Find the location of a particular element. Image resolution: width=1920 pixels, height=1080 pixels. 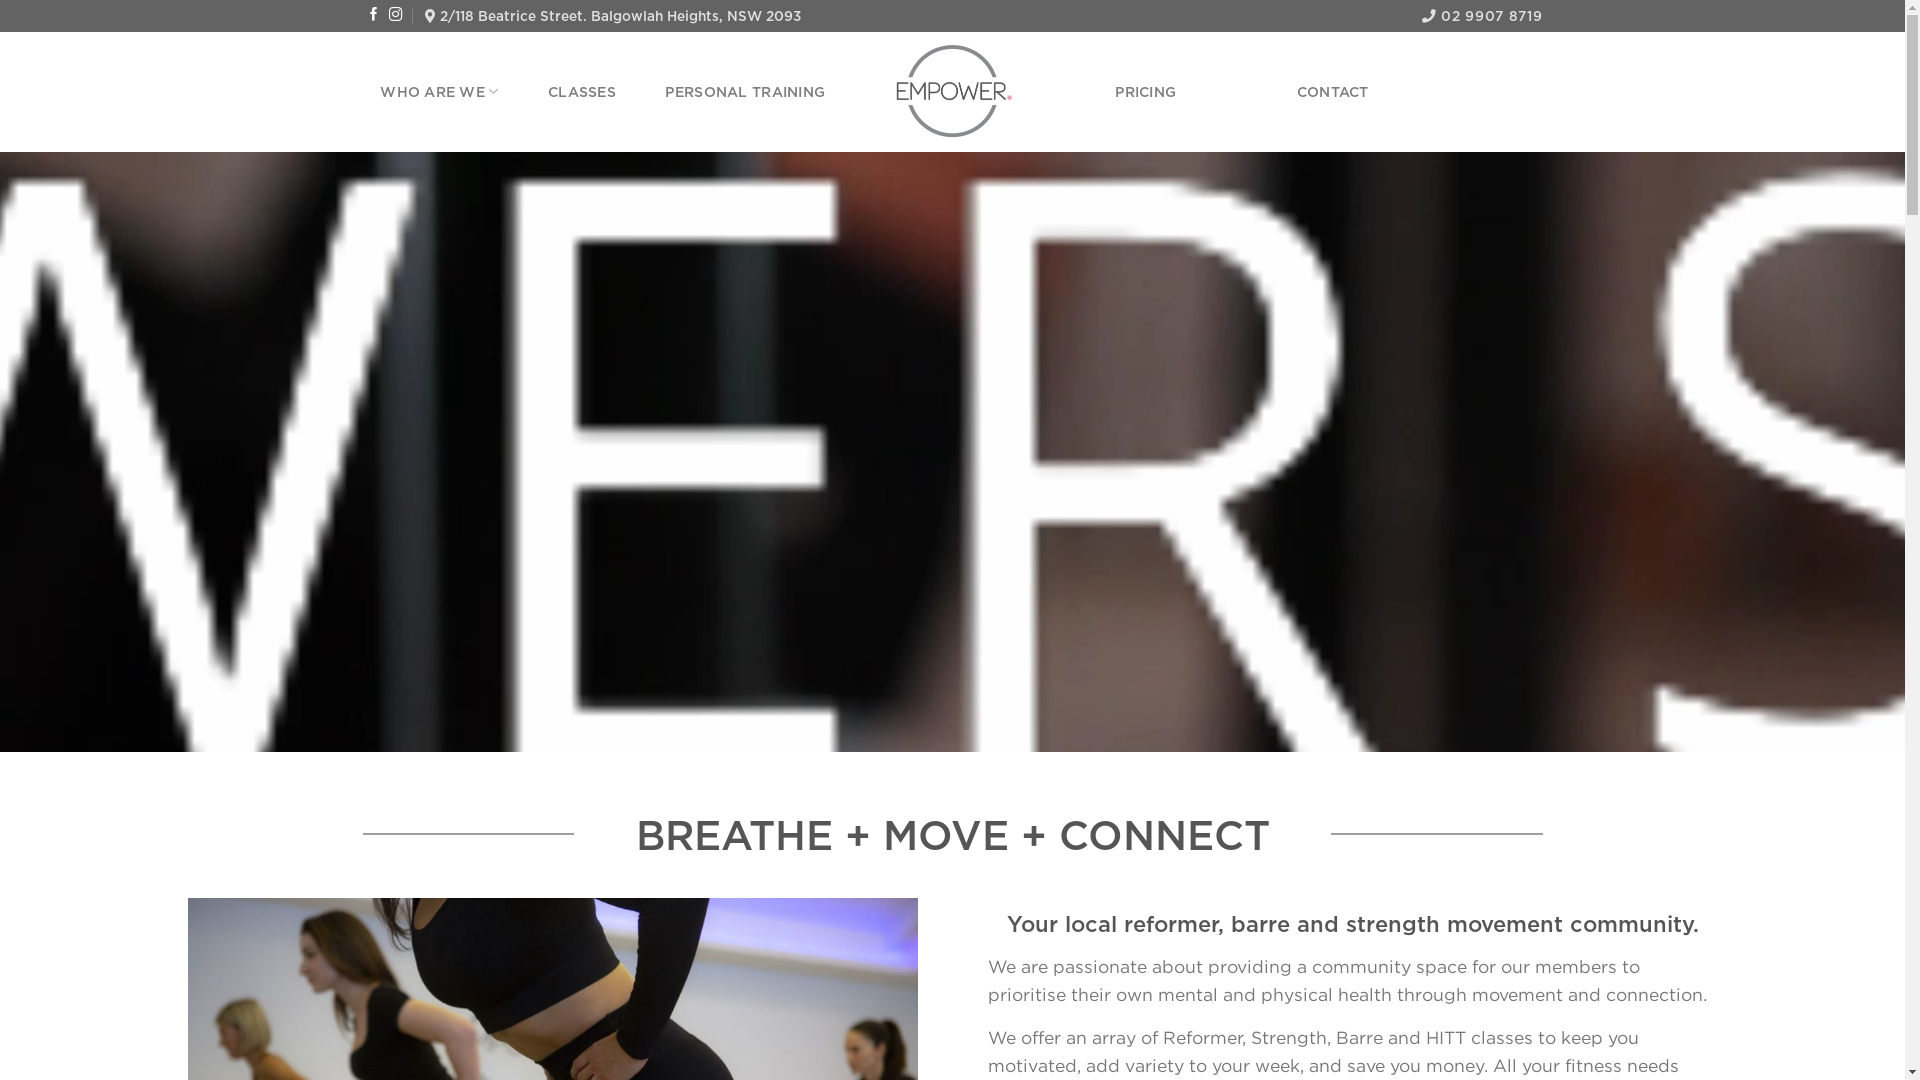

'PRICING' is located at coordinates (1113, 92).